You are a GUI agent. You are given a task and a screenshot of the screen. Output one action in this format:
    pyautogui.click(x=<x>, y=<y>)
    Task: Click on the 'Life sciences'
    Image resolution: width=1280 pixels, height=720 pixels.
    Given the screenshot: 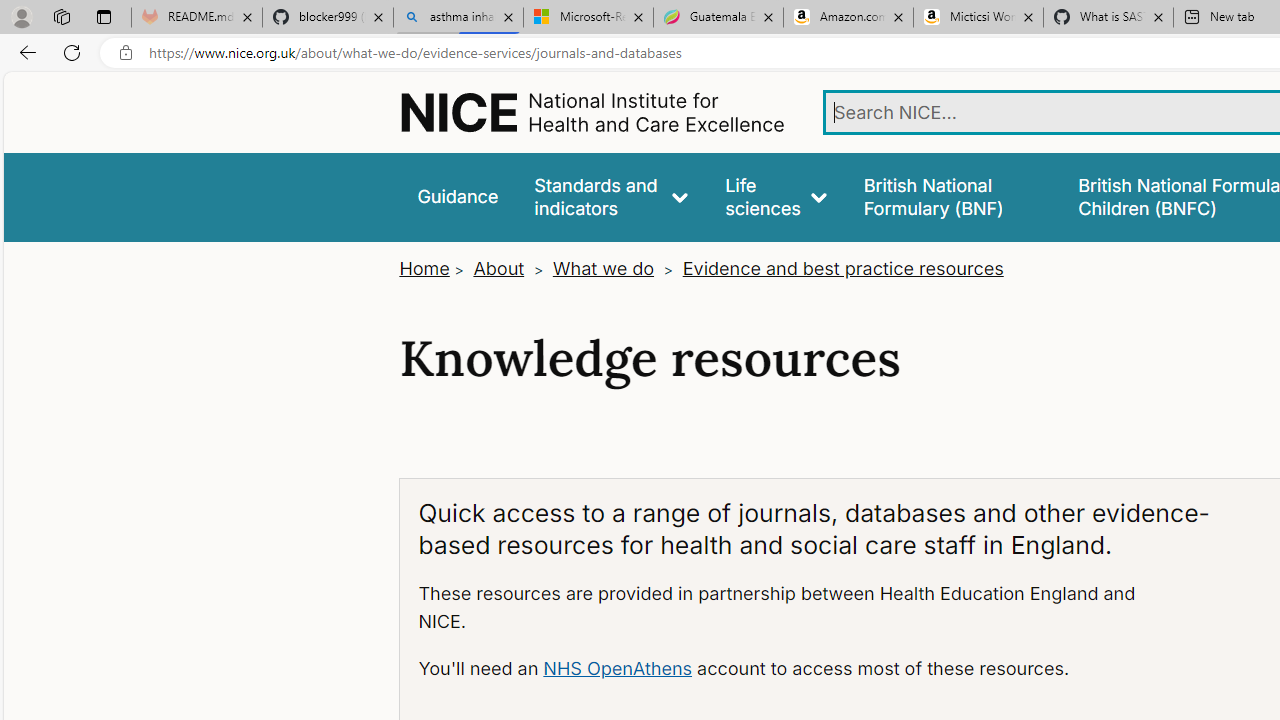 What is the action you would take?
    pyautogui.click(x=775, y=197)
    